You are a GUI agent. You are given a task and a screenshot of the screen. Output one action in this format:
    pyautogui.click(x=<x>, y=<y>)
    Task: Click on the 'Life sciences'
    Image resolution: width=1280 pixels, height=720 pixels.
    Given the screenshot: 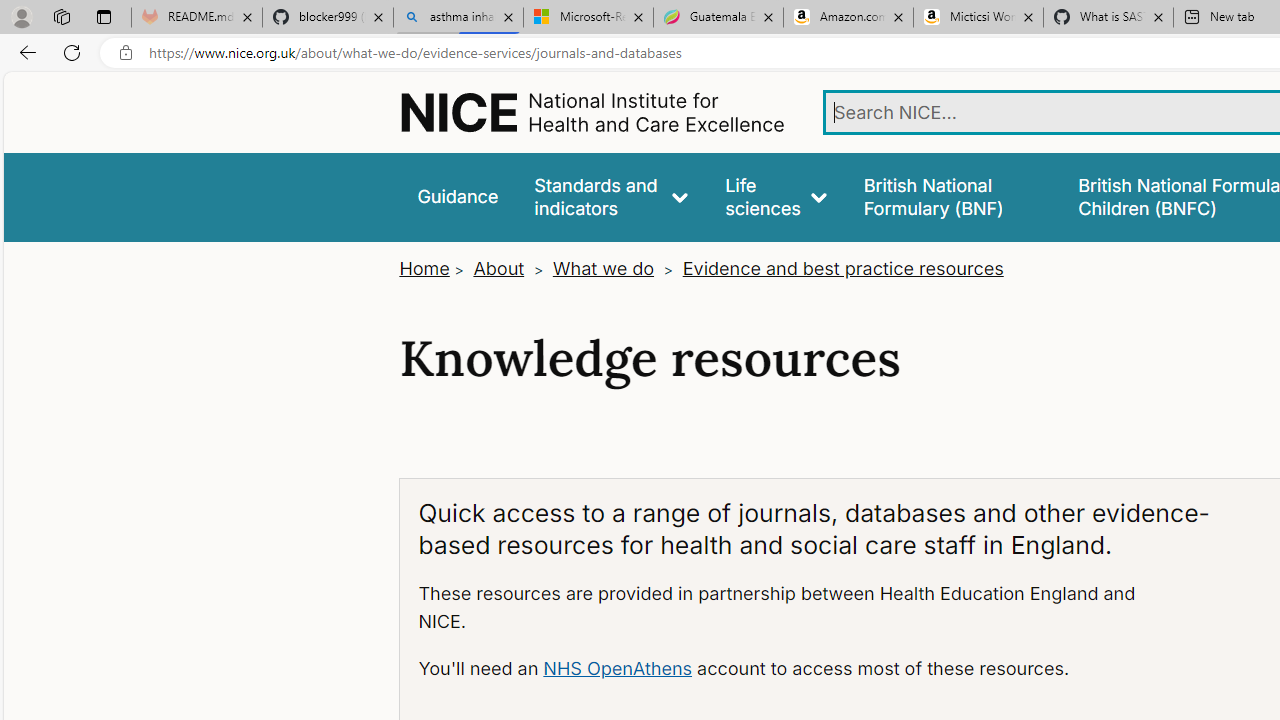 What is the action you would take?
    pyautogui.click(x=775, y=197)
    